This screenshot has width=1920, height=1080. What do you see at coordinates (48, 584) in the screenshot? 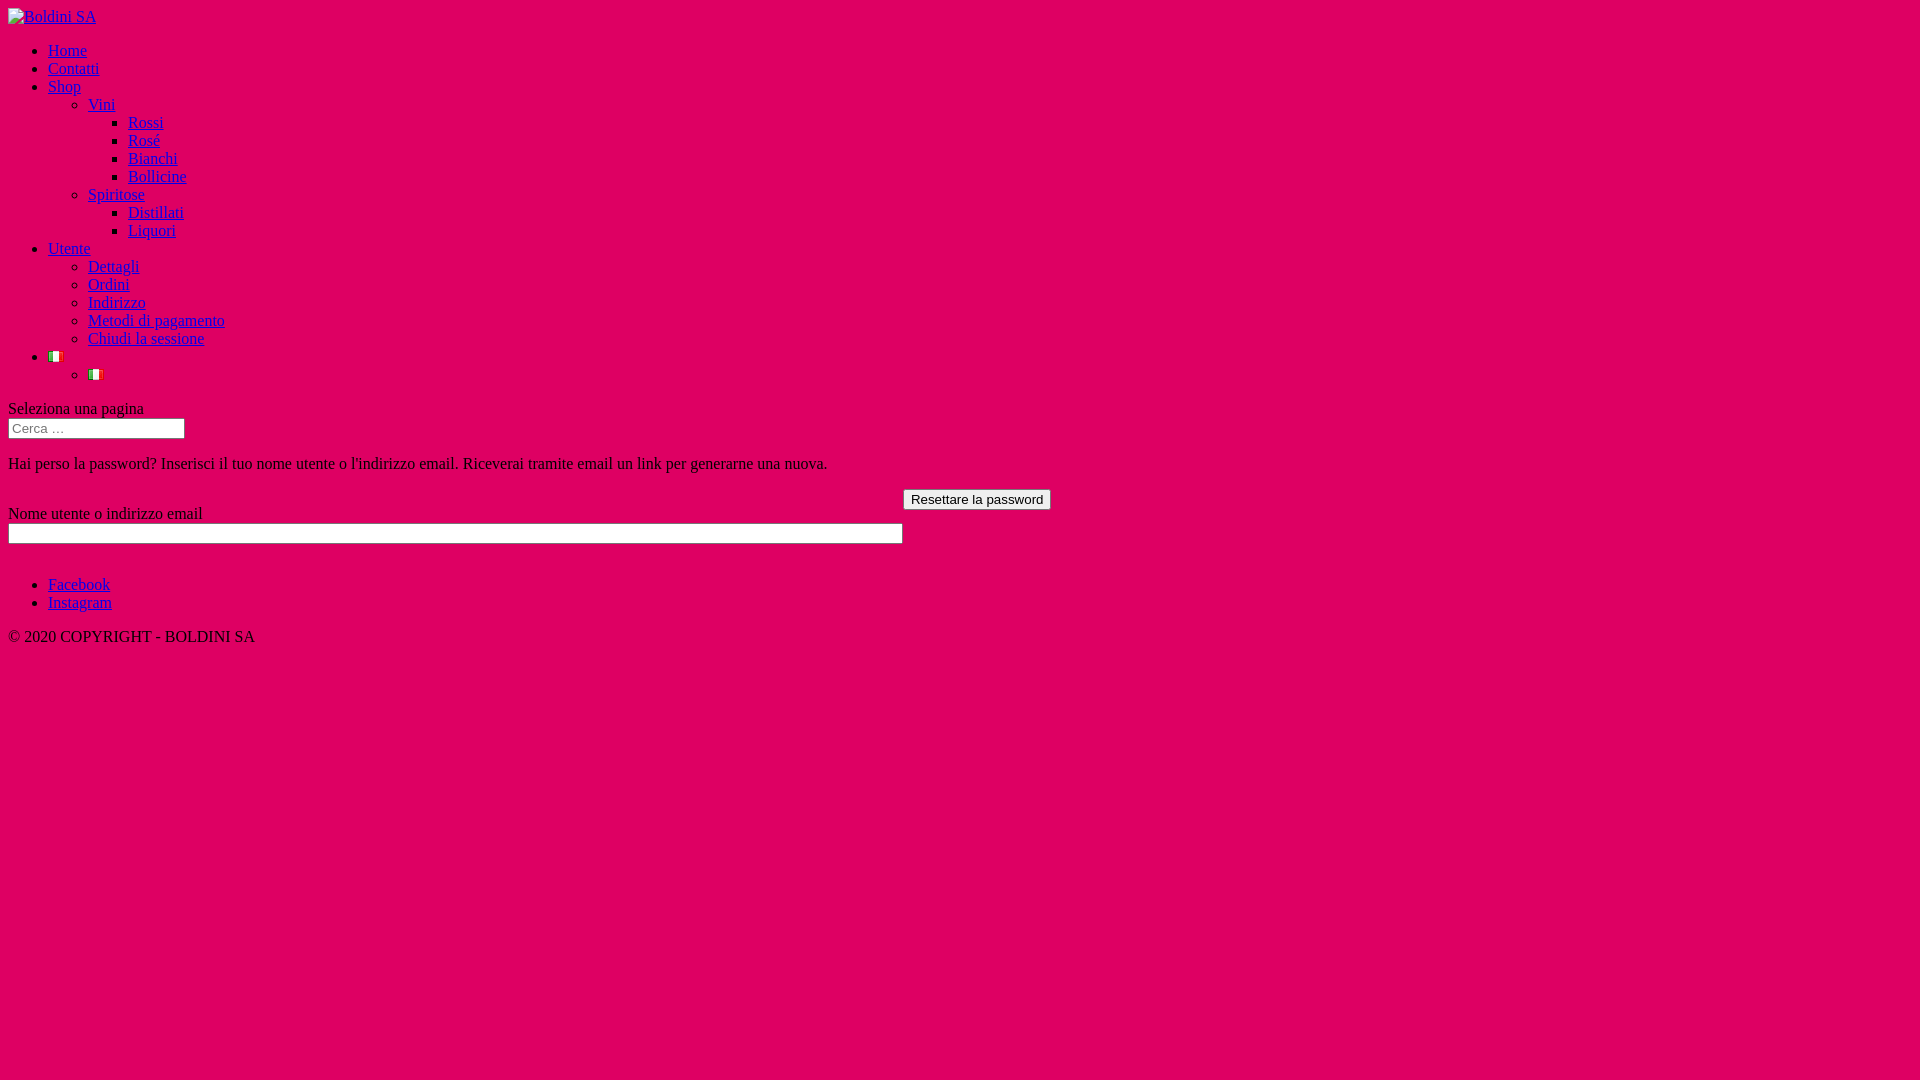
I see `'Facebook'` at bounding box center [48, 584].